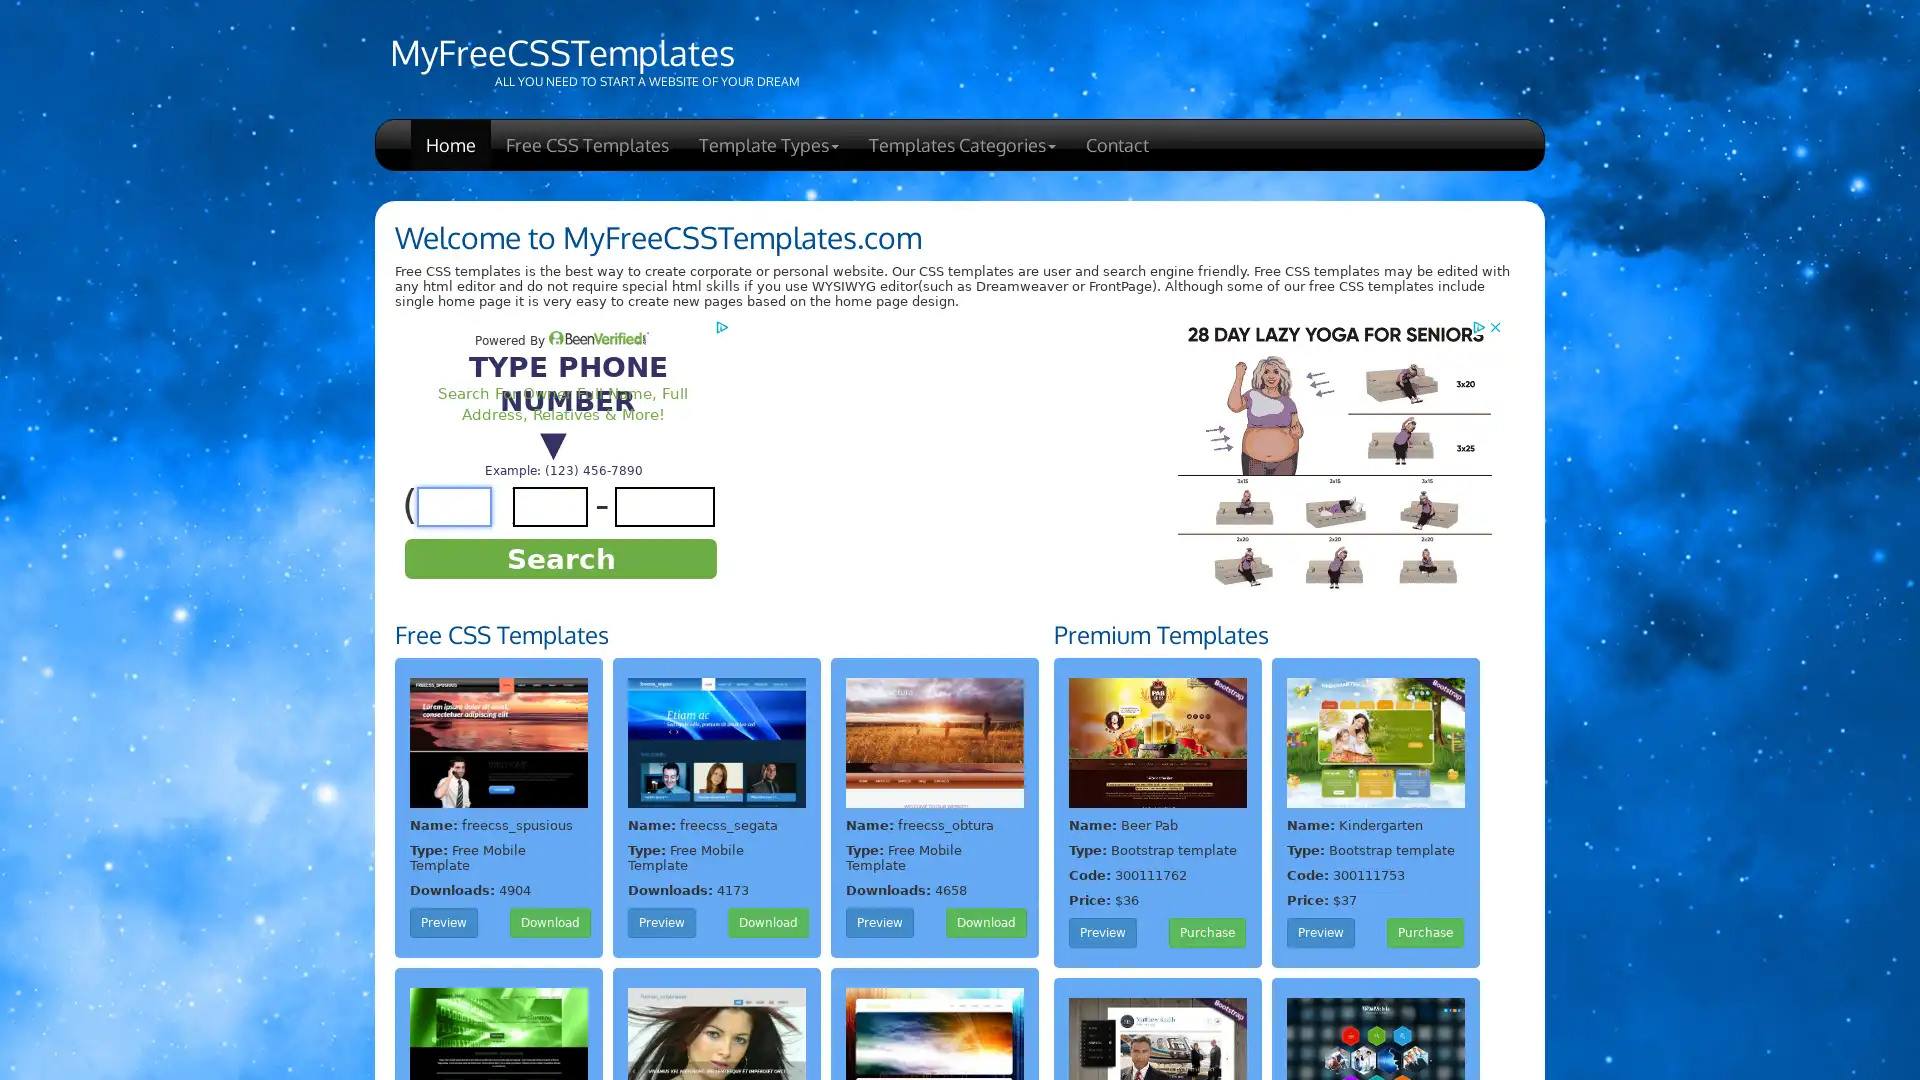 This screenshot has width=1920, height=1080. What do you see at coordinates (443, 922) in the screenshot?
I see `Preview` at bounding box center [443, 922].